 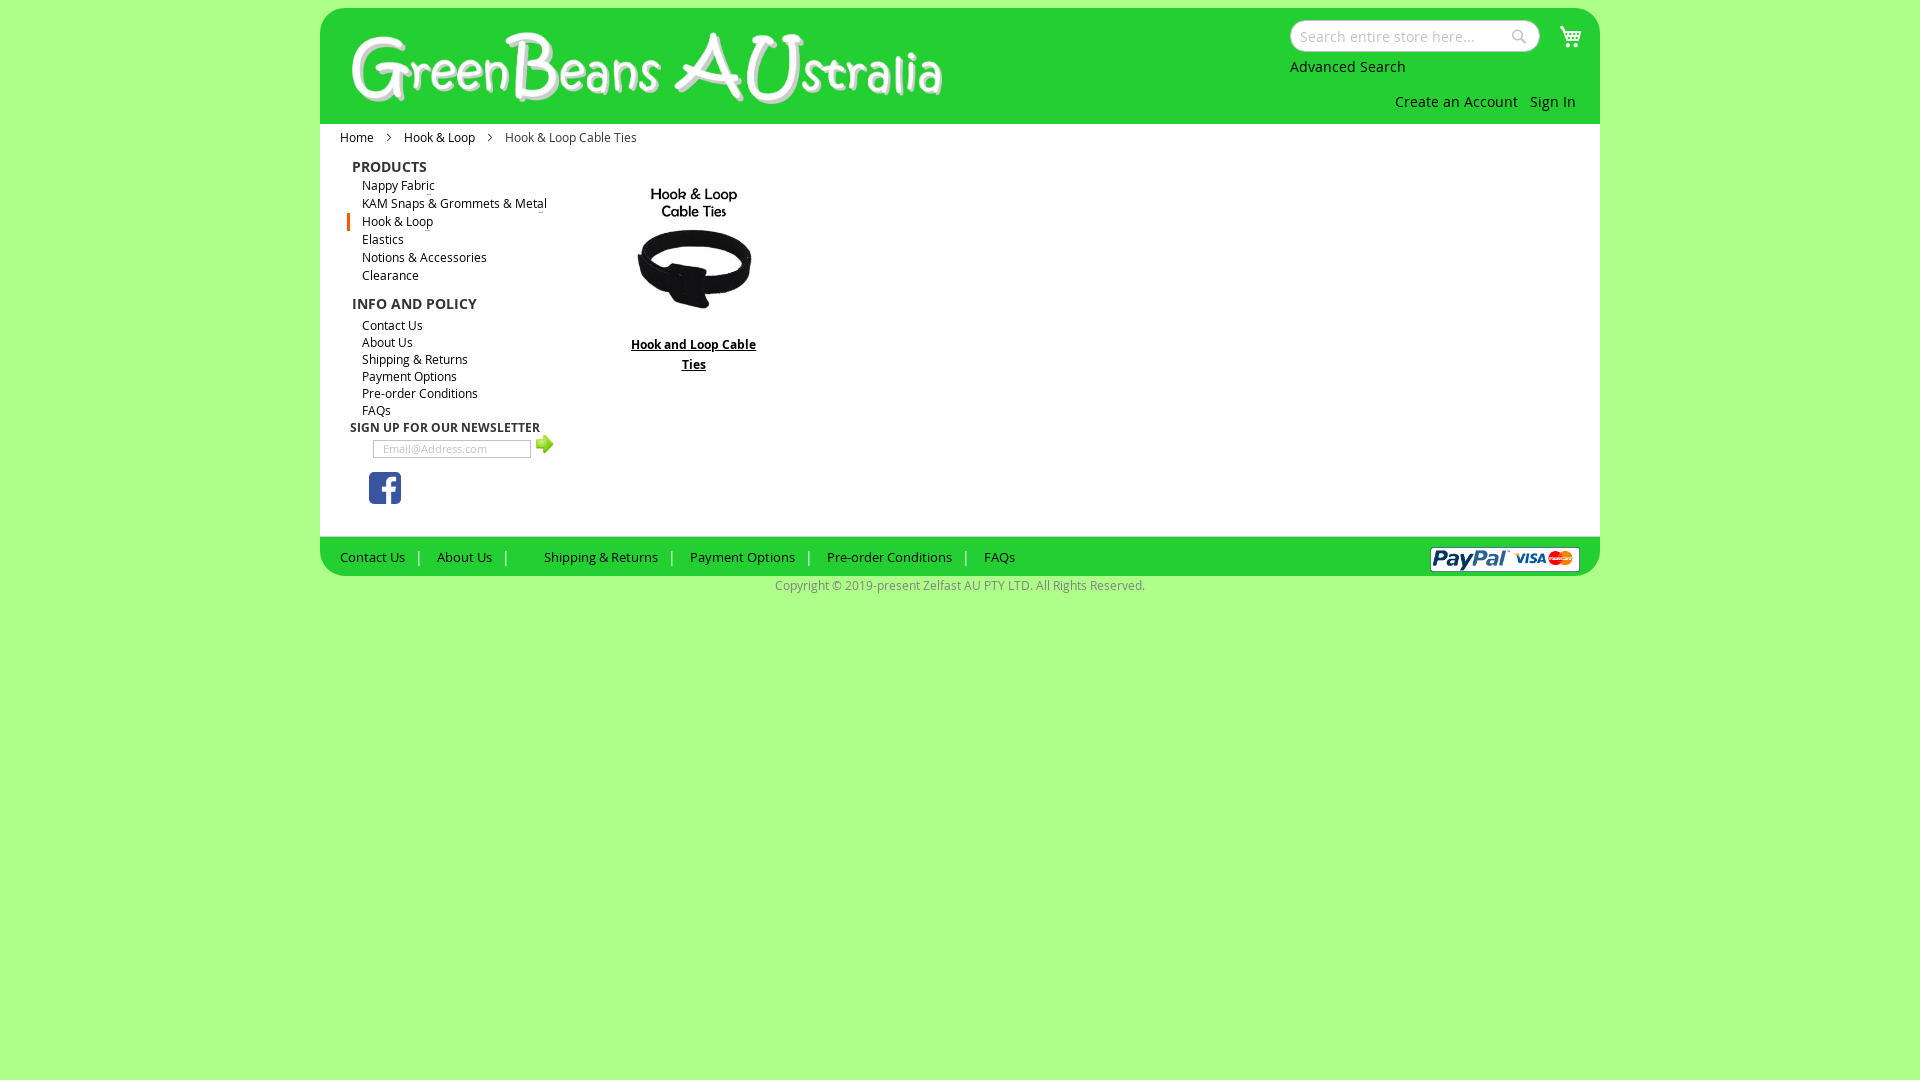 I want to click on 'Pre-order Conditions', so click(x=419, y=393).